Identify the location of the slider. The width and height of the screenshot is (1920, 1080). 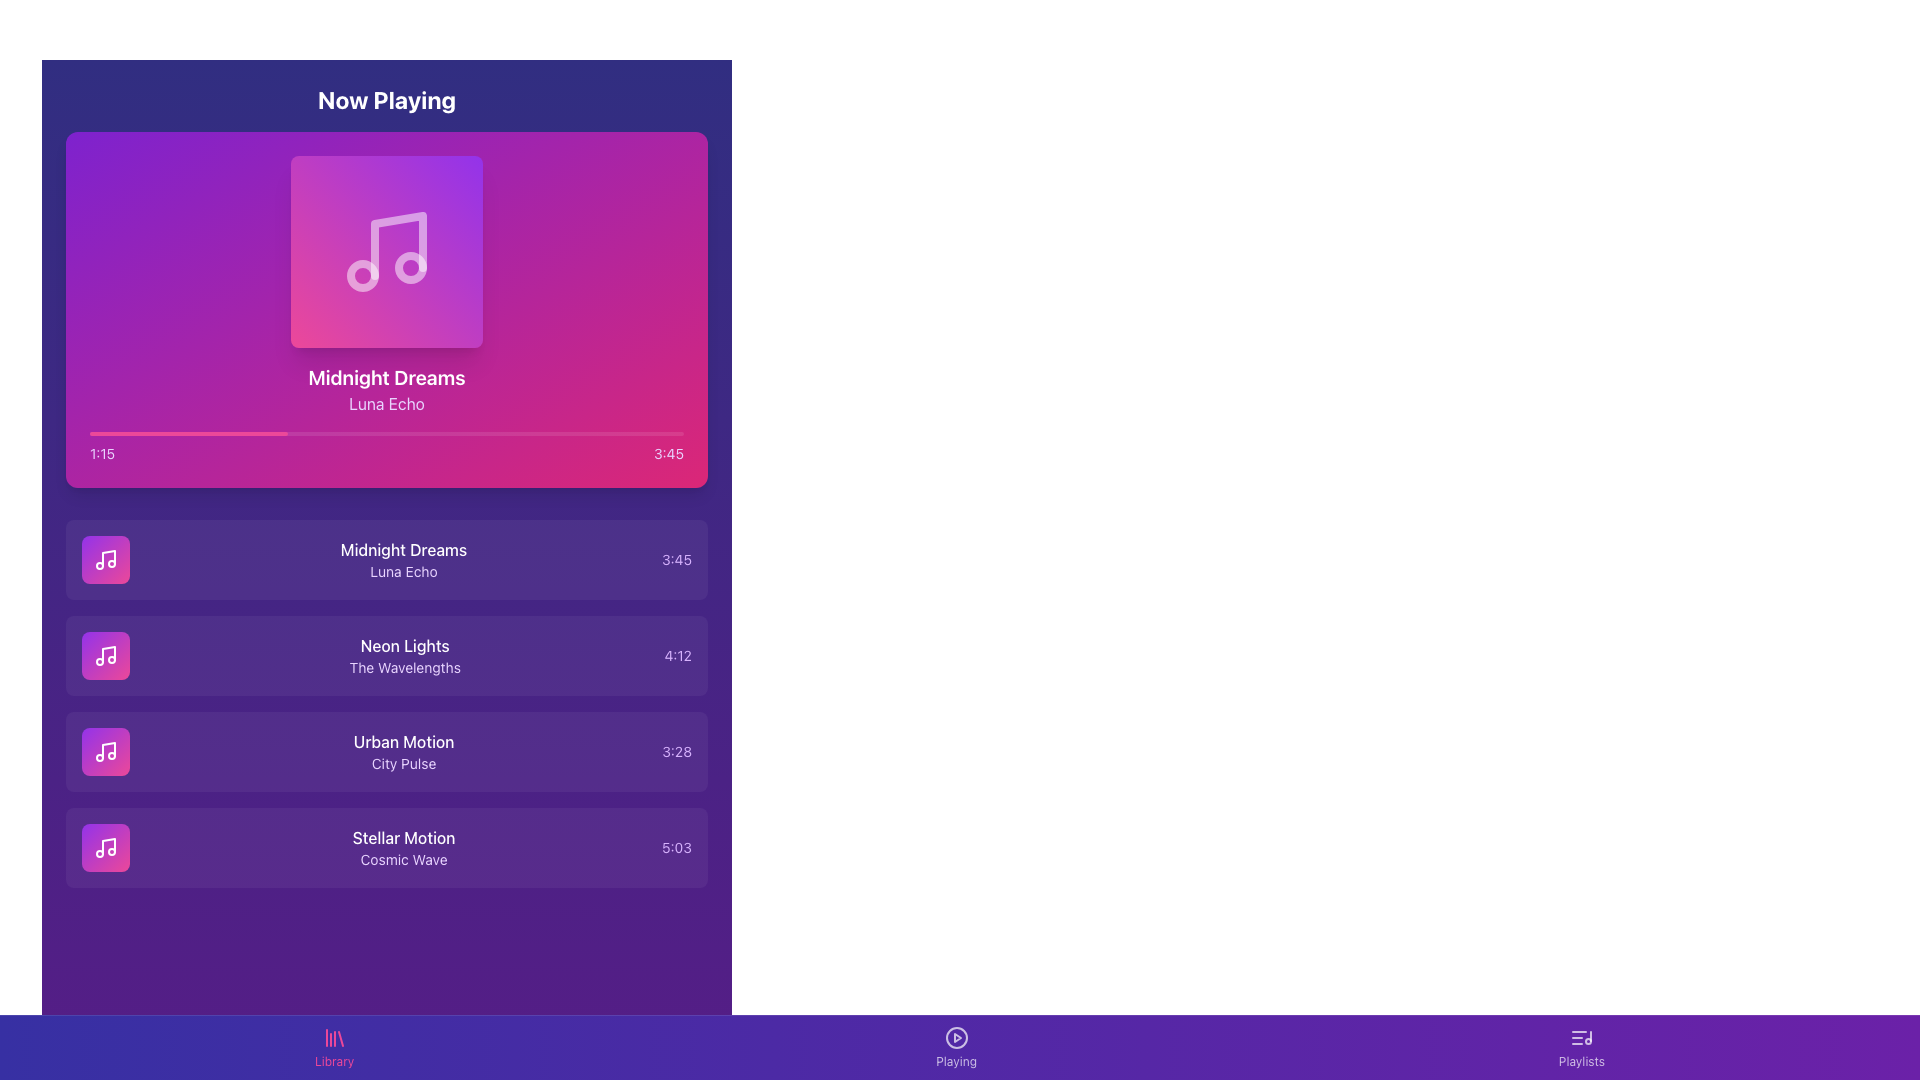
(167, 433).